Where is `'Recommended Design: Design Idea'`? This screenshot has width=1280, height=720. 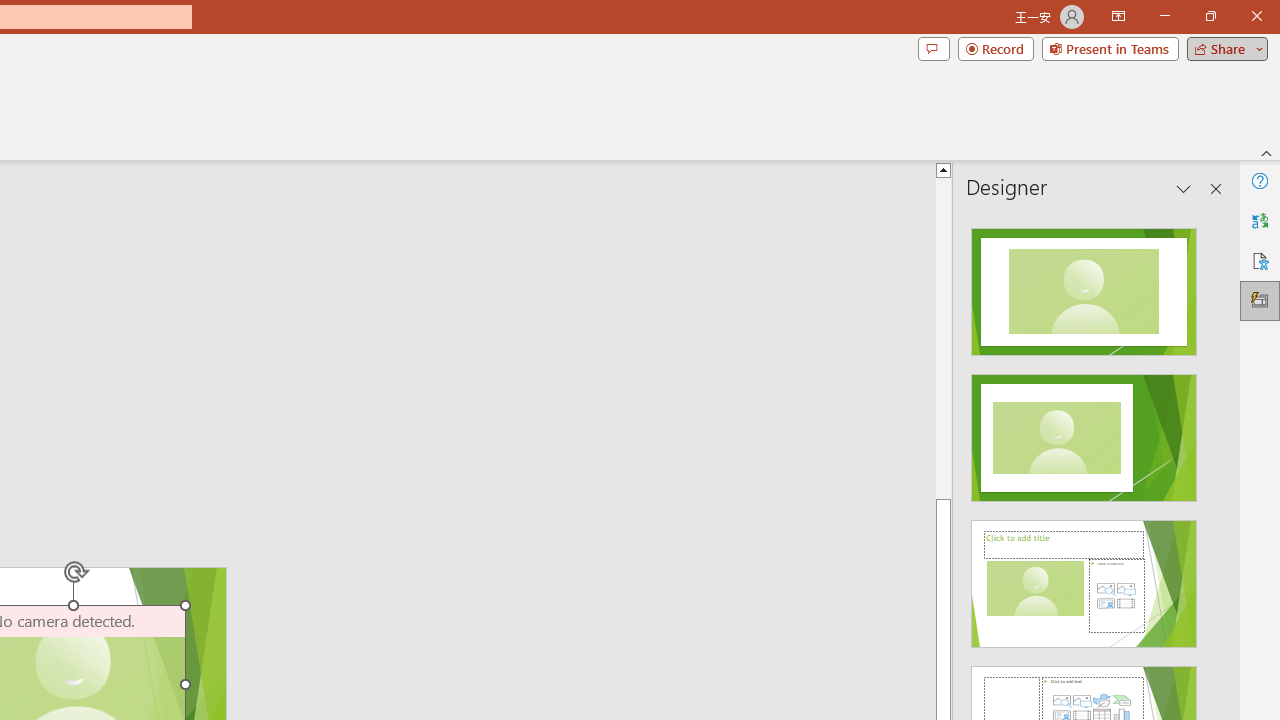
'Recommended Design: Design Idea' is located at coordinates (1083, 286).